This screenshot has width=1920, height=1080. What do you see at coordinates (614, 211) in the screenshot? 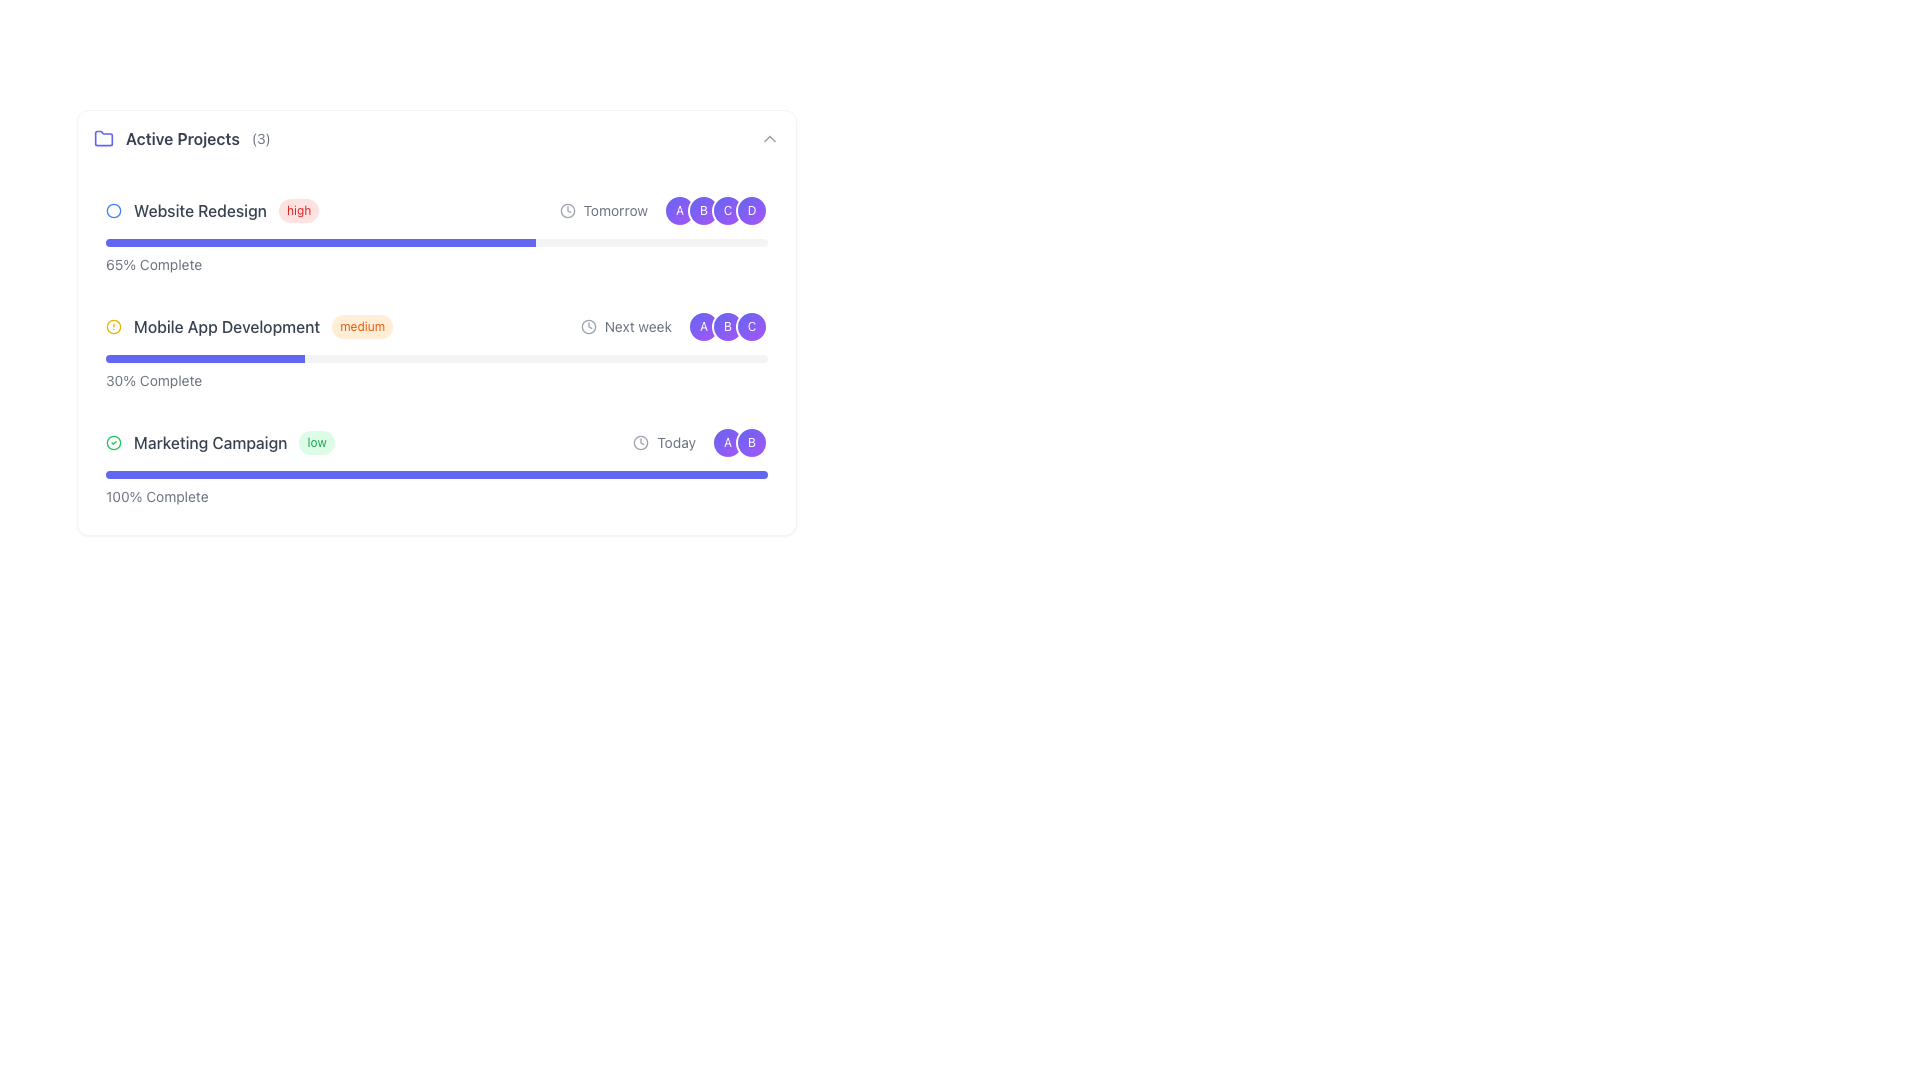
I see `the text content of the label displaying 'Tomorrow' in small gray font, which is linked to scheduling or deadlines, located to the right of a clock icon within the 'Website Redesign' project line` at bounding box center [614, 211].